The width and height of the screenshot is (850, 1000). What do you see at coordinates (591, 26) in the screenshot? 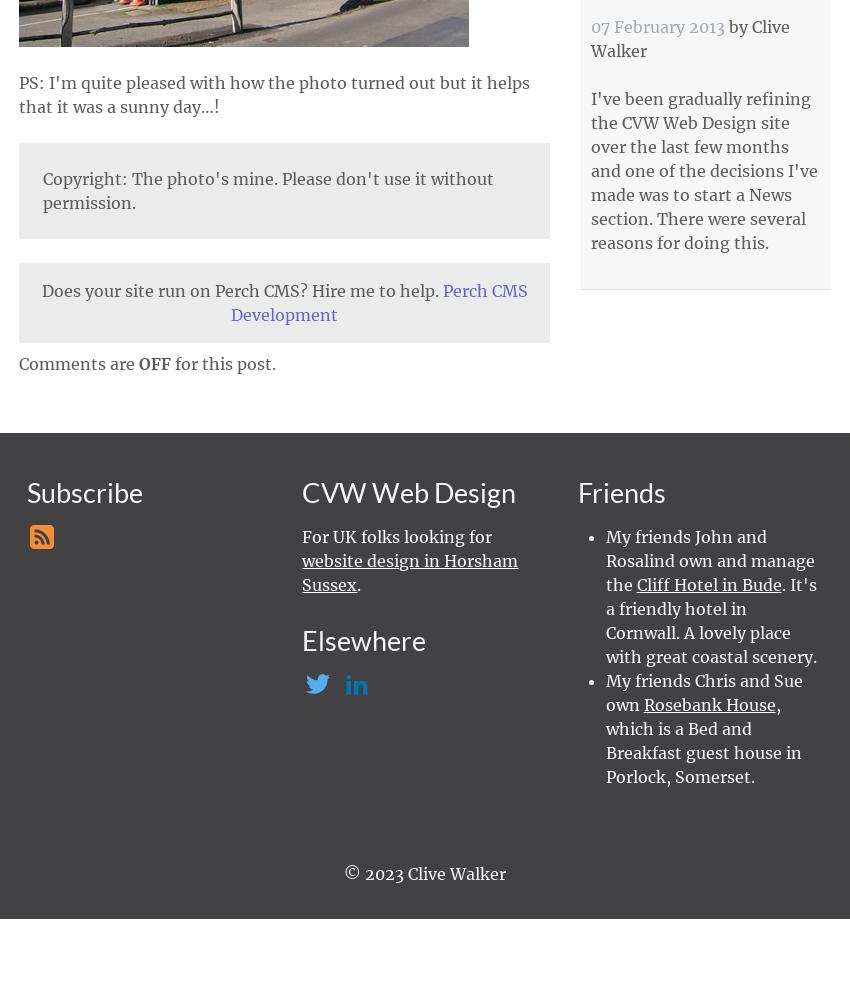
I see `'07 February 2013'` at bounding box center [591, 26].